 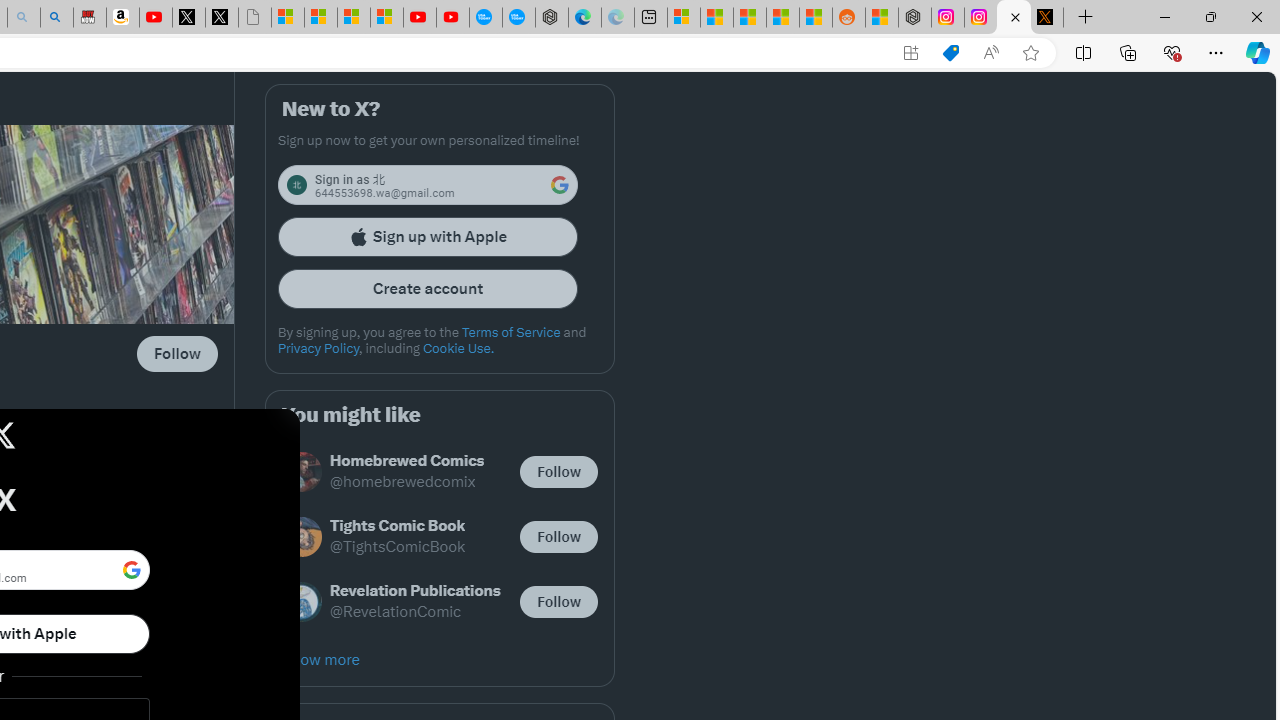 I want to click on 'help.x.com | 524: A timeout occurred', so click(x=1046, y=17).